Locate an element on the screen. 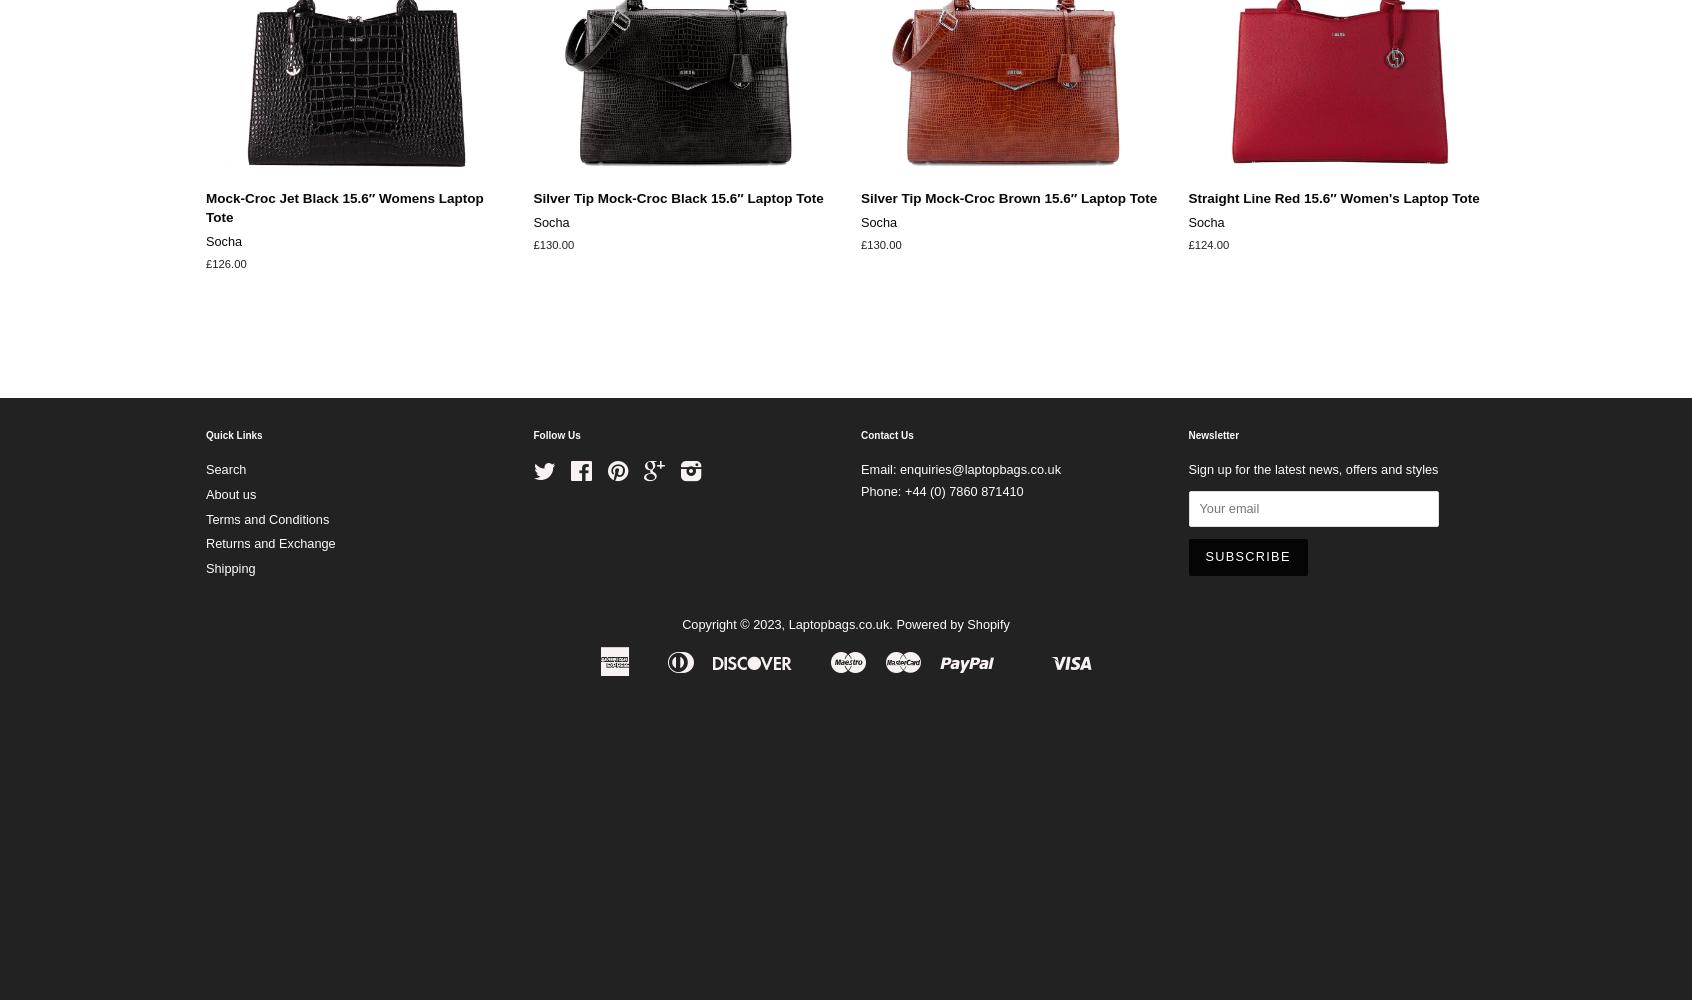 The image size is (1692, 1000). 'Email: enquiries@laptopbags.co.uk' is located at coordinates (961, 467).